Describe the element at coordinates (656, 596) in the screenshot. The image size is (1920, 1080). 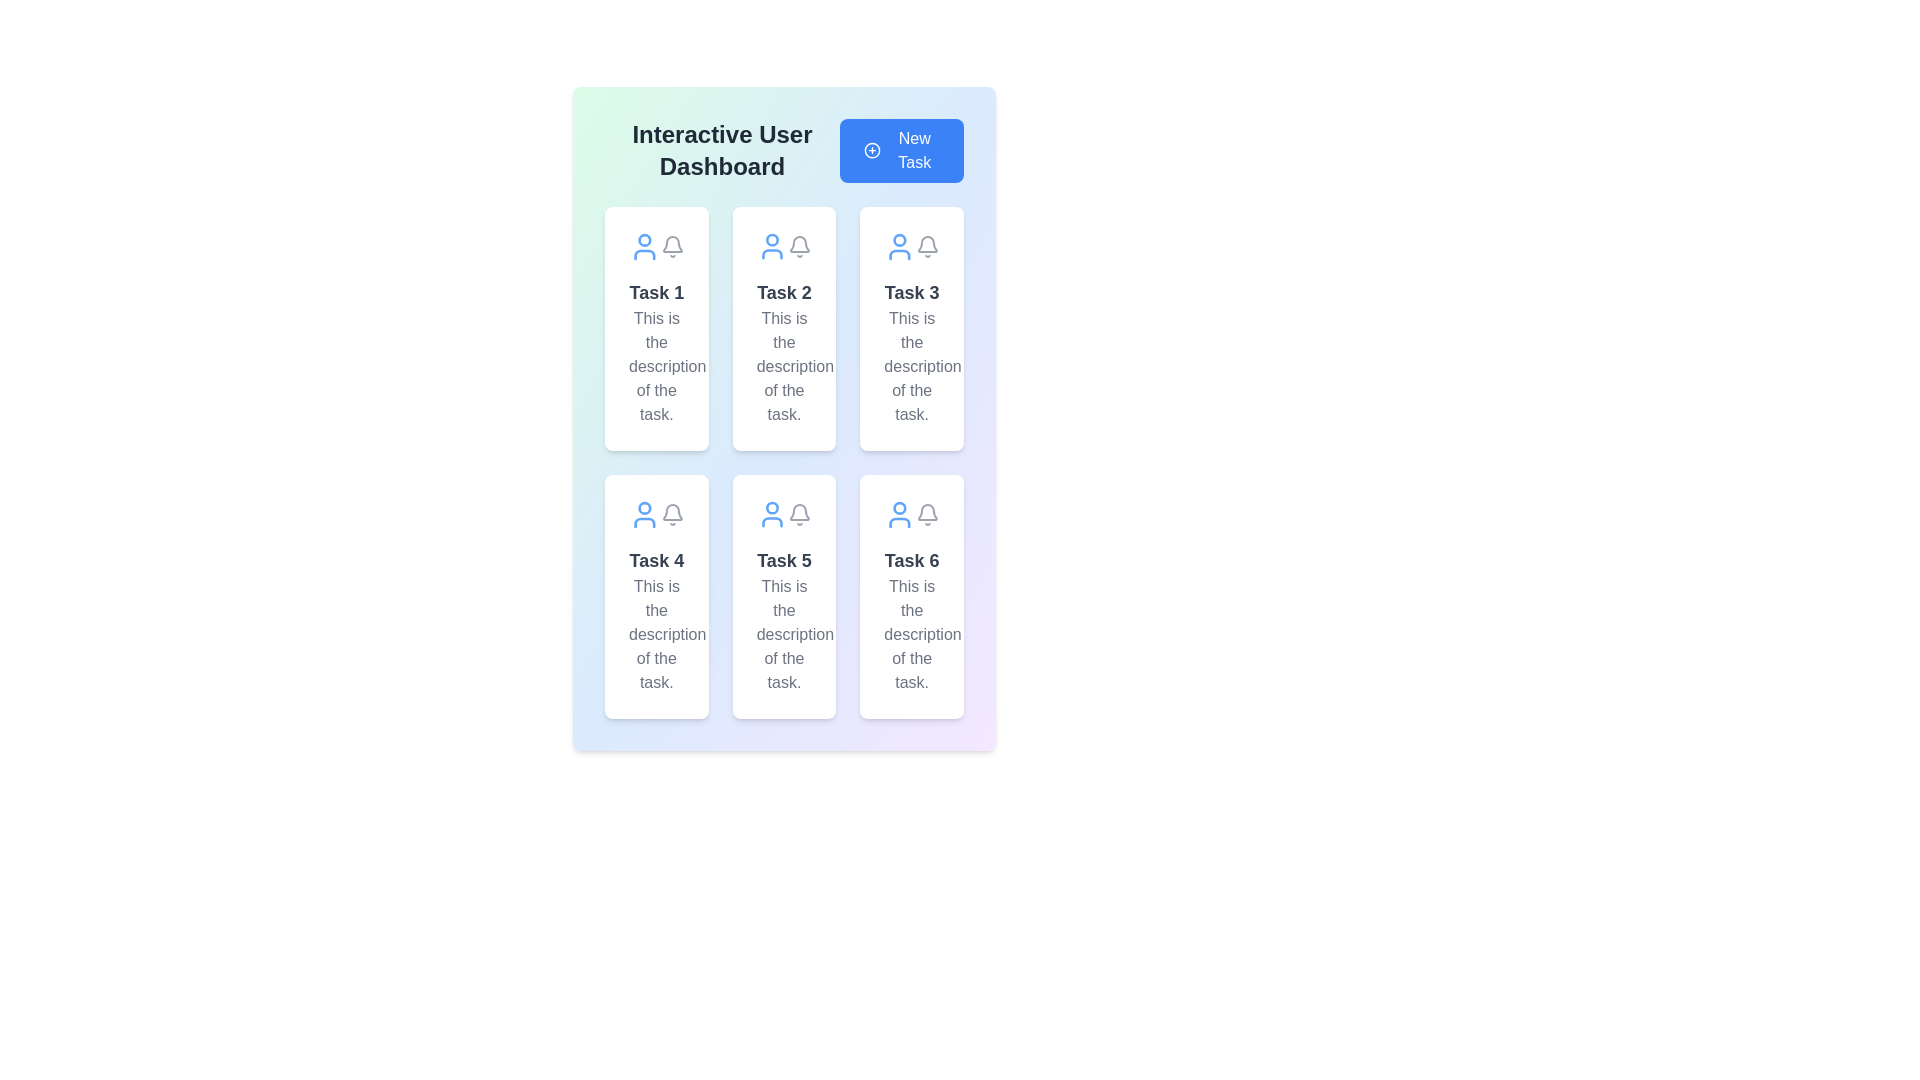
I see `the task item card located in the second row, first column of the grid layout` at that location.